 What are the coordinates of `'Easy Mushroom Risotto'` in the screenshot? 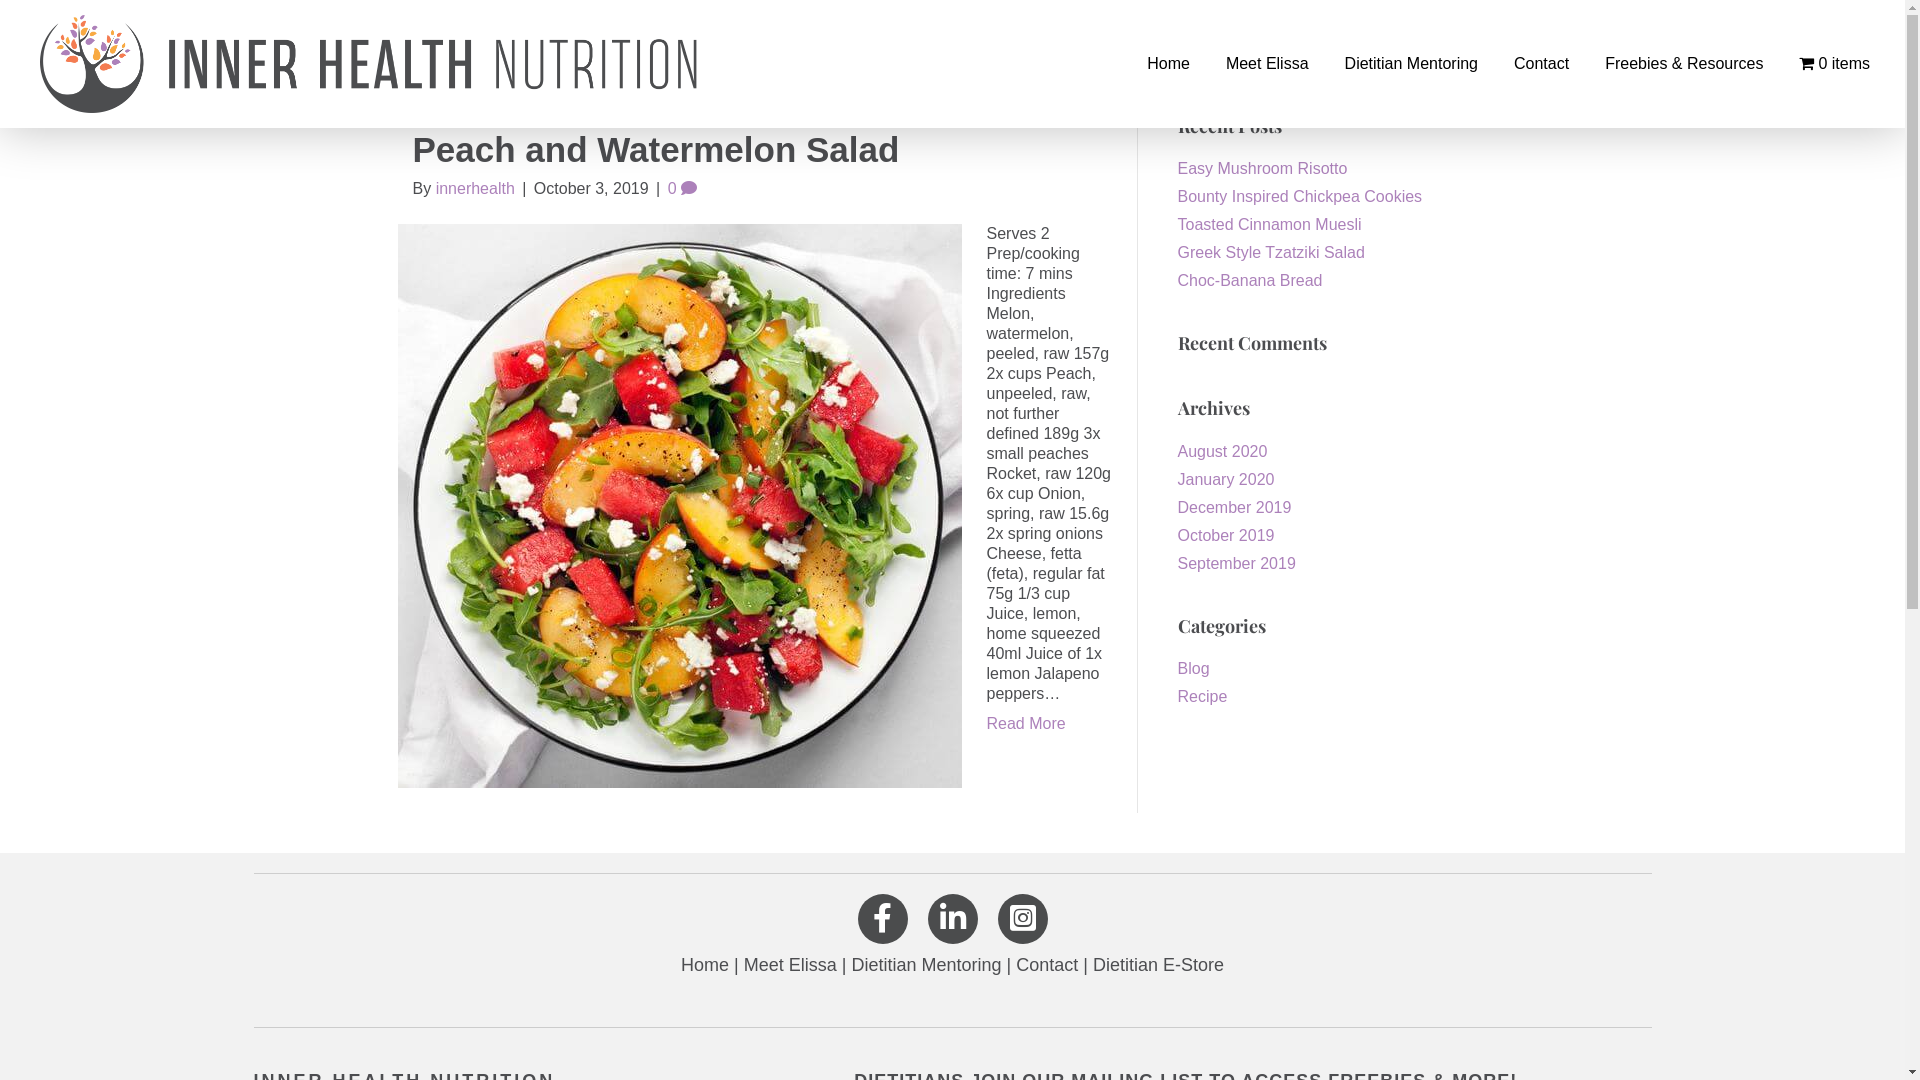 It's located at (1261, 167).